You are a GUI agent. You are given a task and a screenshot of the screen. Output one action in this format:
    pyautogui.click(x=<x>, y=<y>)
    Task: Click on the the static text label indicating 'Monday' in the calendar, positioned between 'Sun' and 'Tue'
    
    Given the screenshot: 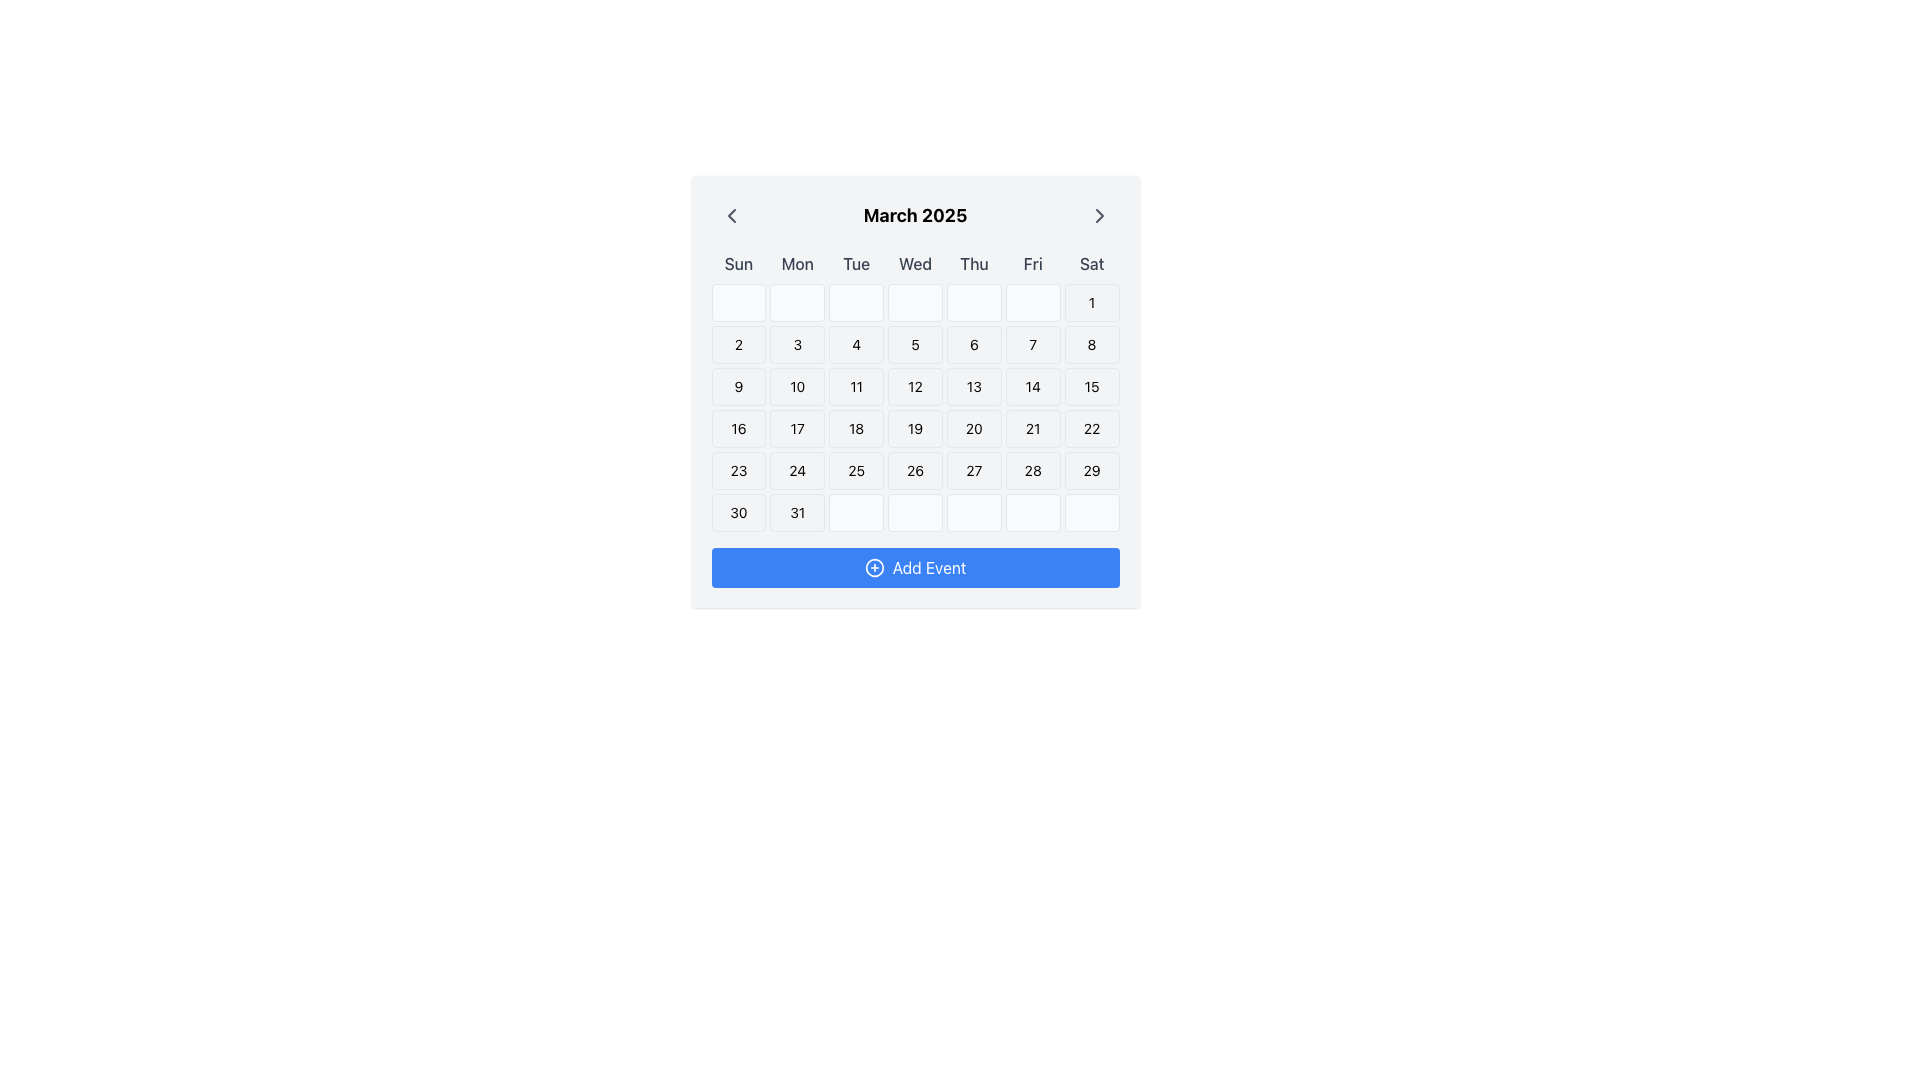 What is the action you would take?
    pyautogui.click(x=796, y=262)
    